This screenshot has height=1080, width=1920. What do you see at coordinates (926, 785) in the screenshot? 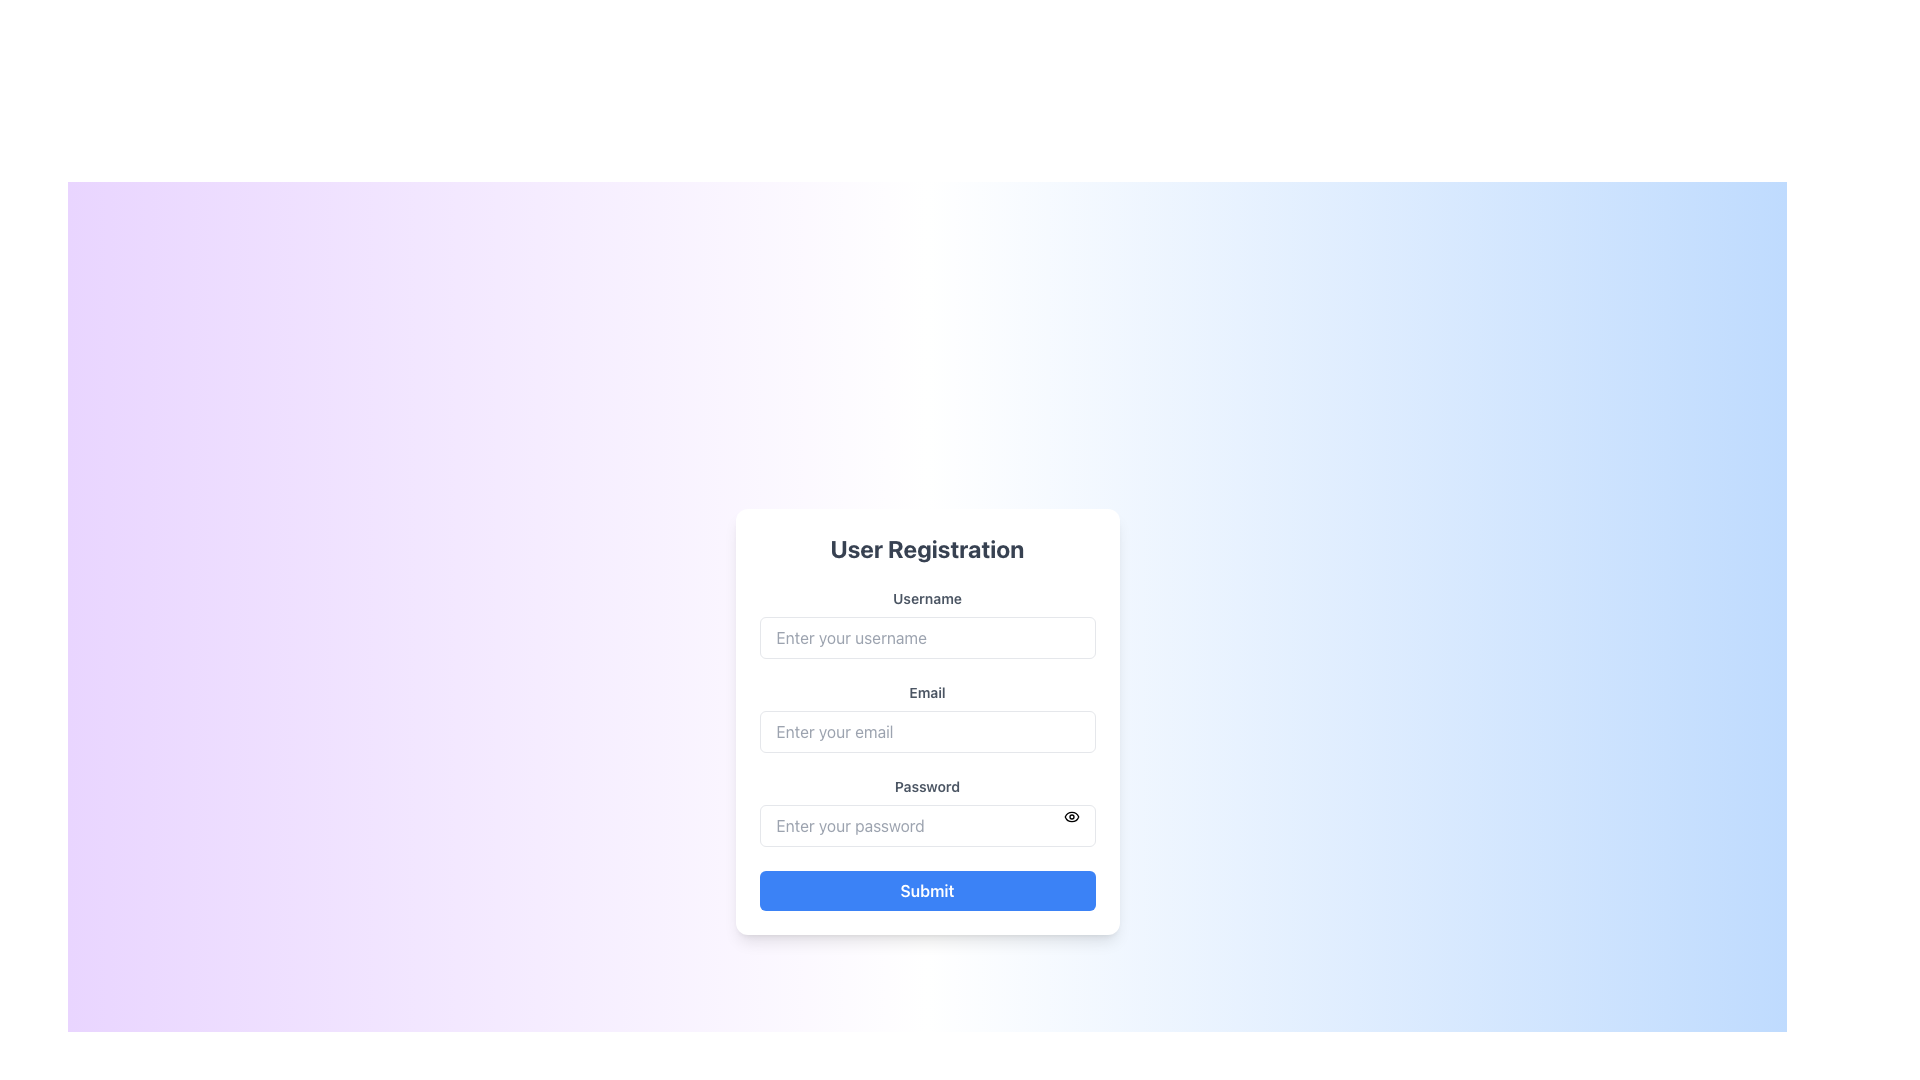
I see `text of the 'Password' label, which is displayed in bold, small gray font above the password input field in the user registration form` at bounding box center [926, 785].